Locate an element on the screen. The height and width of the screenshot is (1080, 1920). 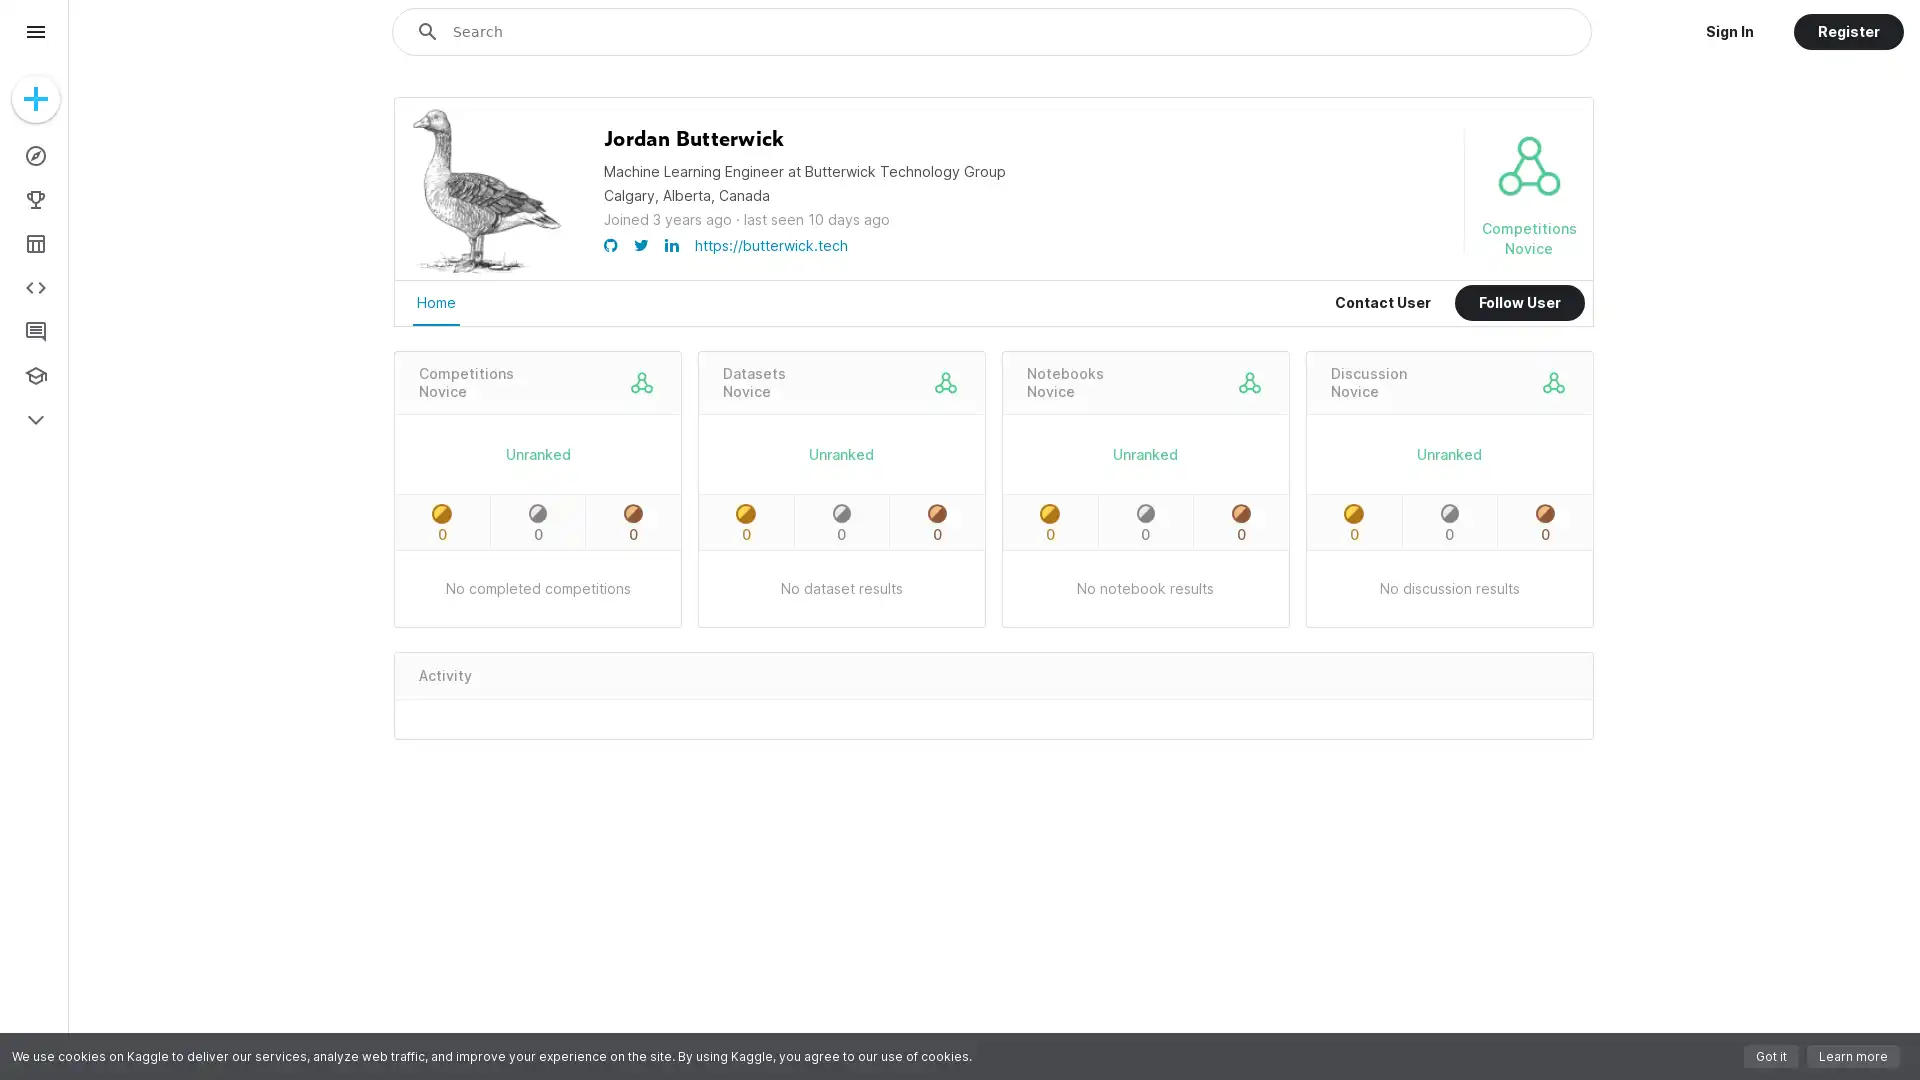
Datasets Novice is located at coordinates (752, 382).